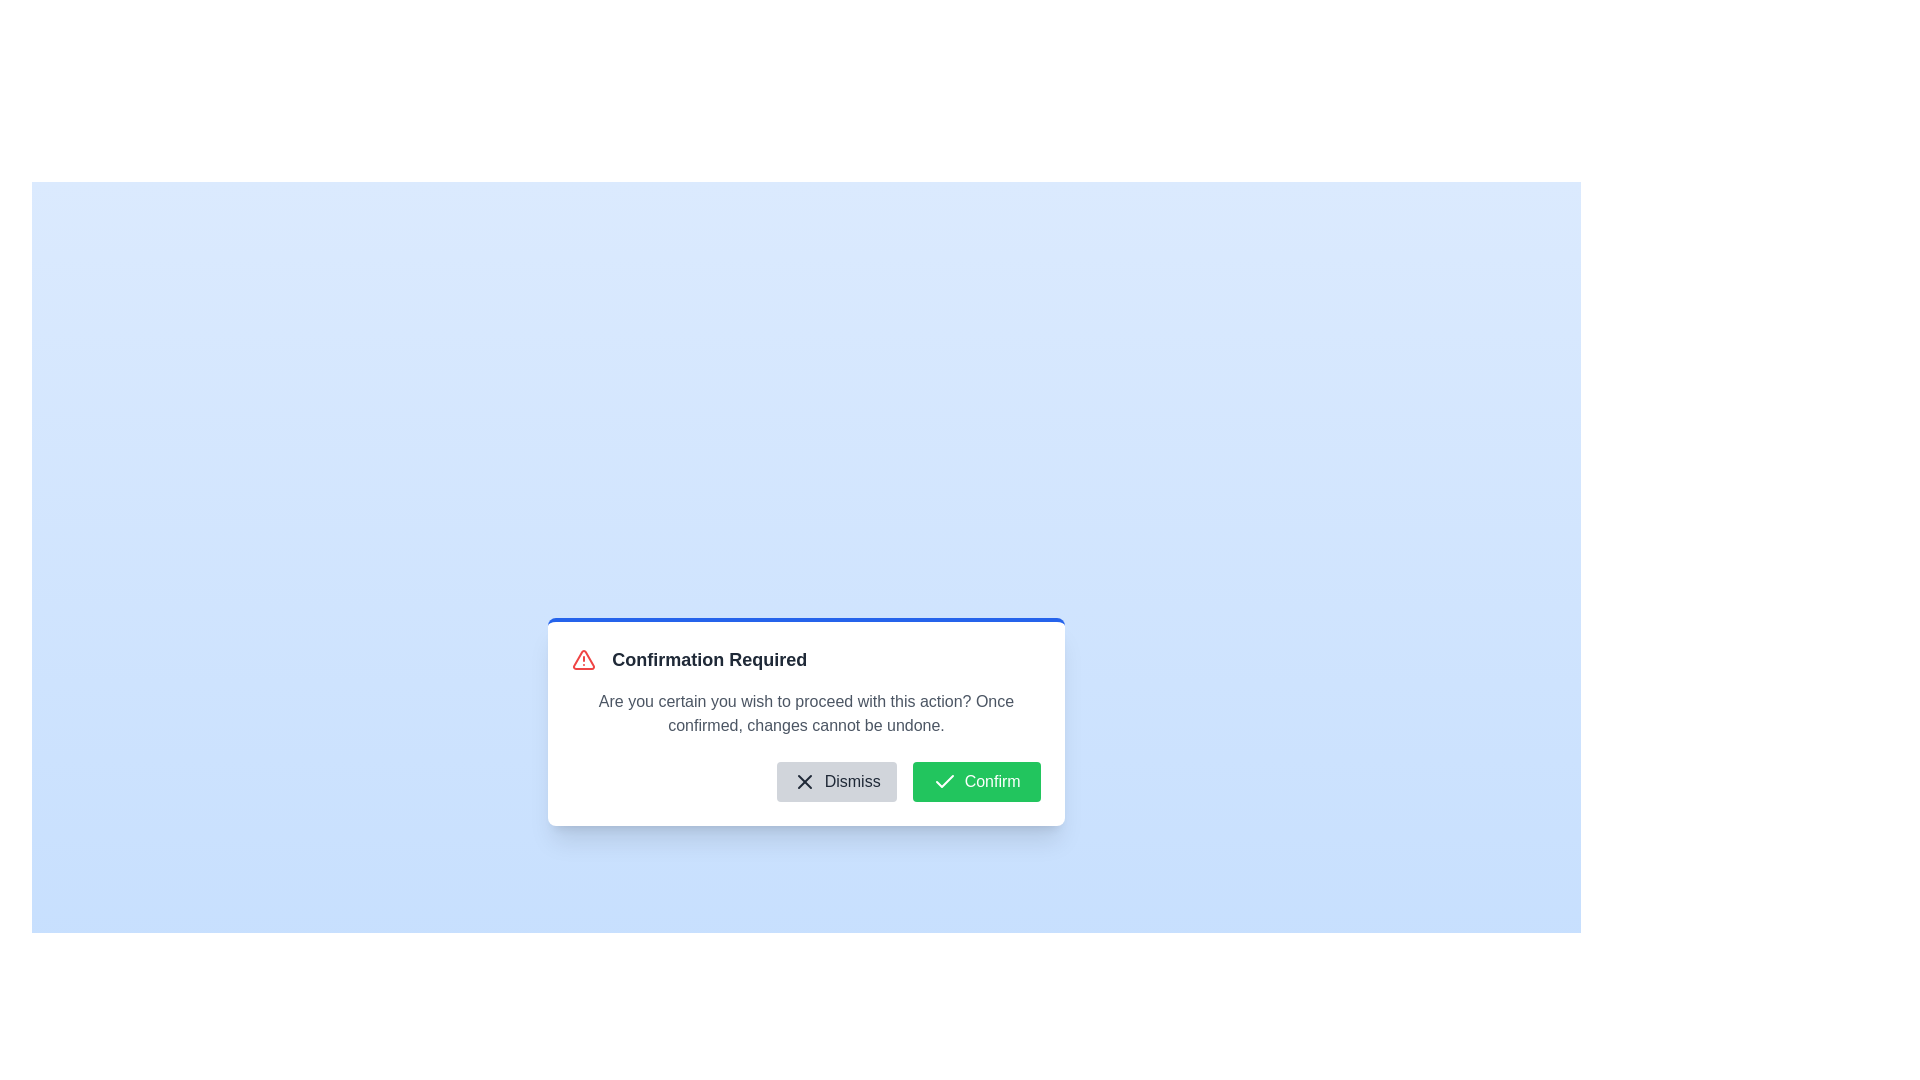  I want to click on the text element that reads 'Are you certain you wish to proceed with this action? Once confirmed, changes cannot be undone.' located within the confirmation modal, which is positioned below the title 'Confirmation Required', so click(806, 712).